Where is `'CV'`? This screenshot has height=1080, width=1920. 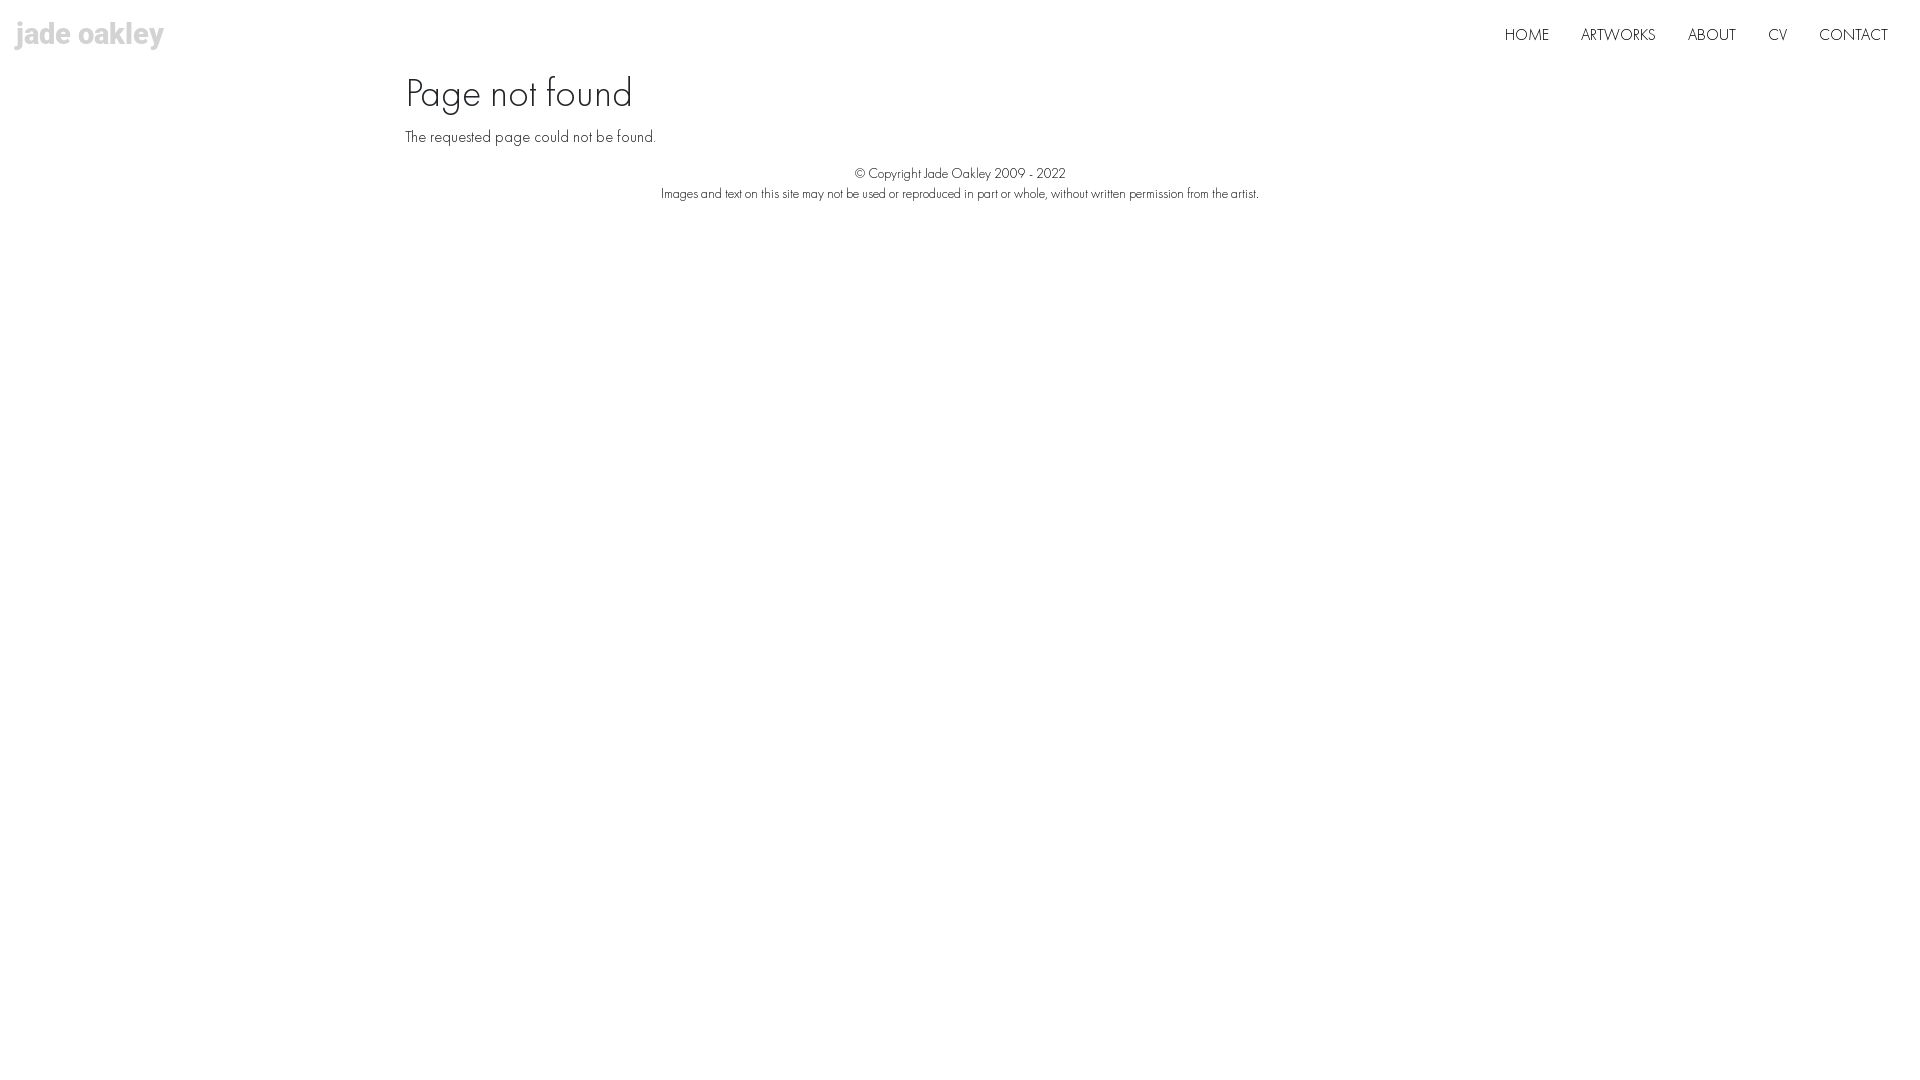
'CV' is located at coordinates (1777, 34).